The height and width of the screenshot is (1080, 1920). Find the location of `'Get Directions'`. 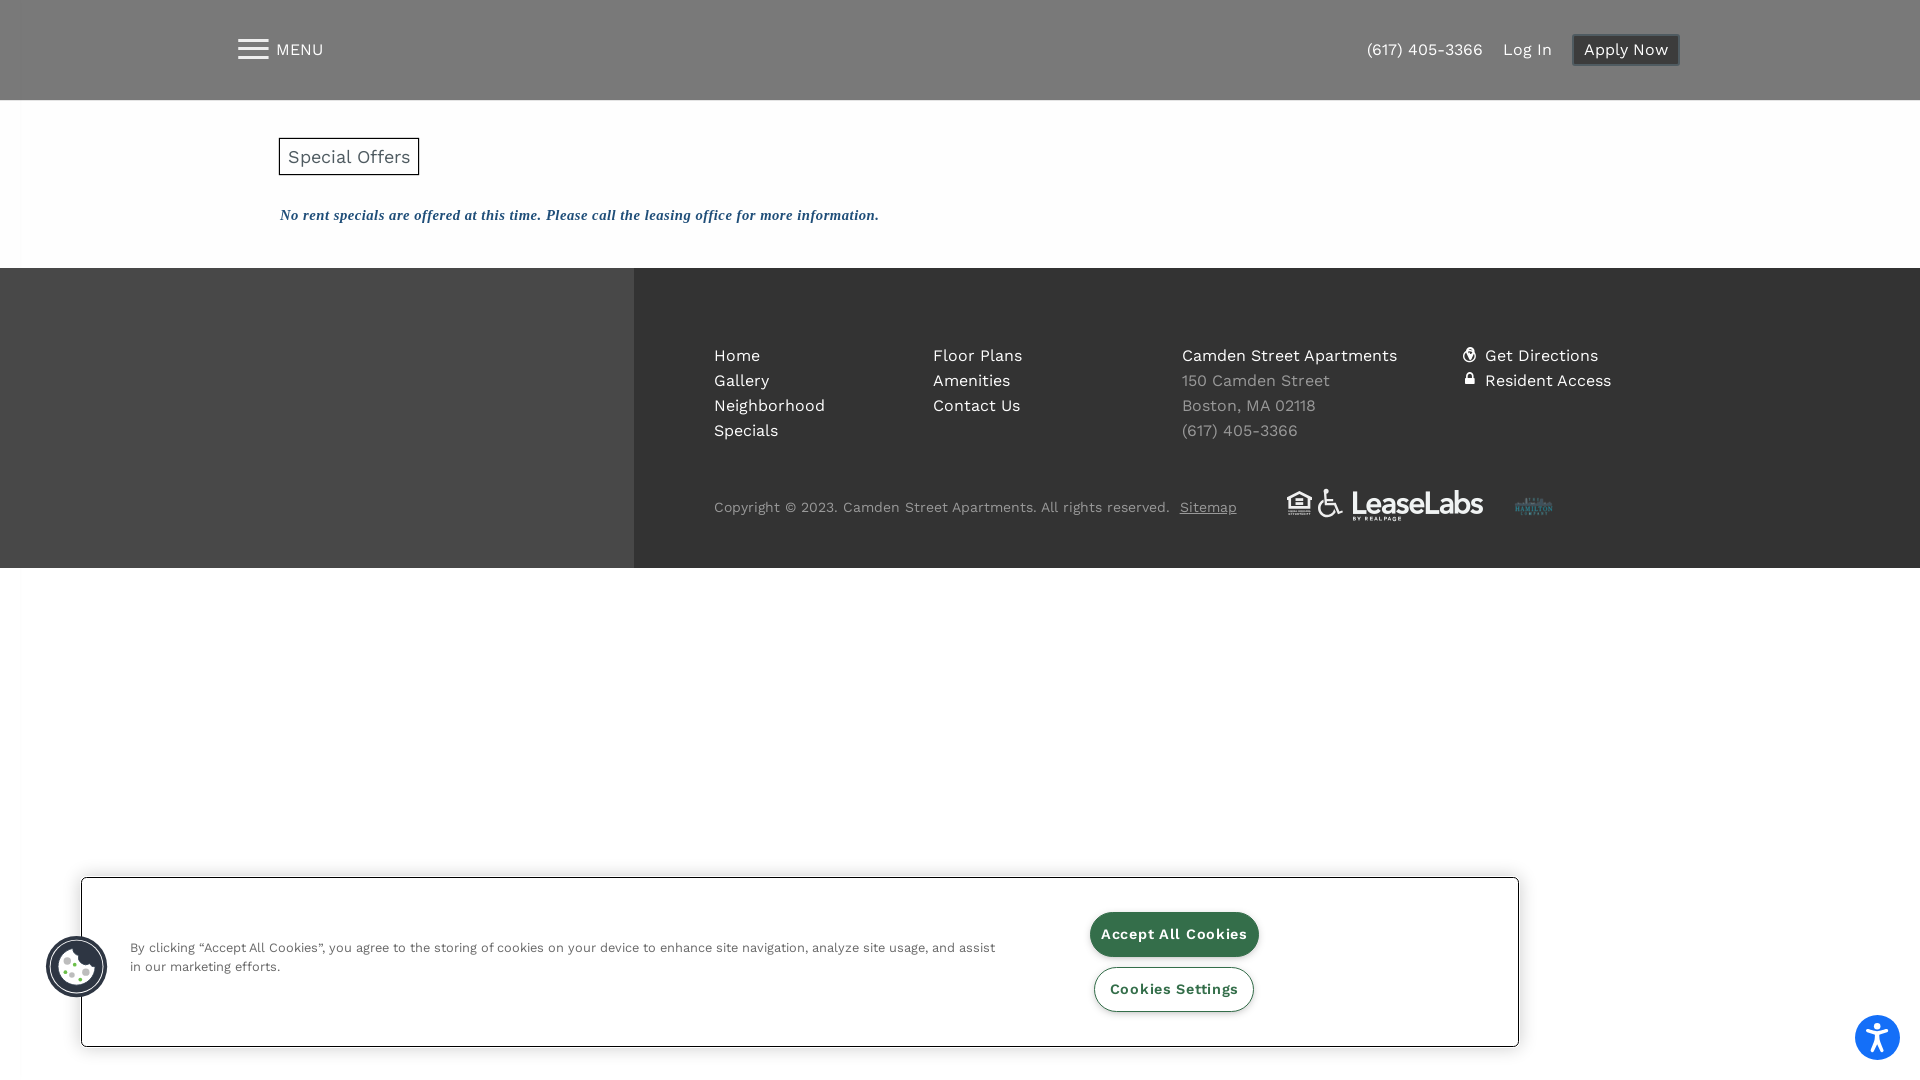

'Get Directions' is located at coordinates (1540, 354).